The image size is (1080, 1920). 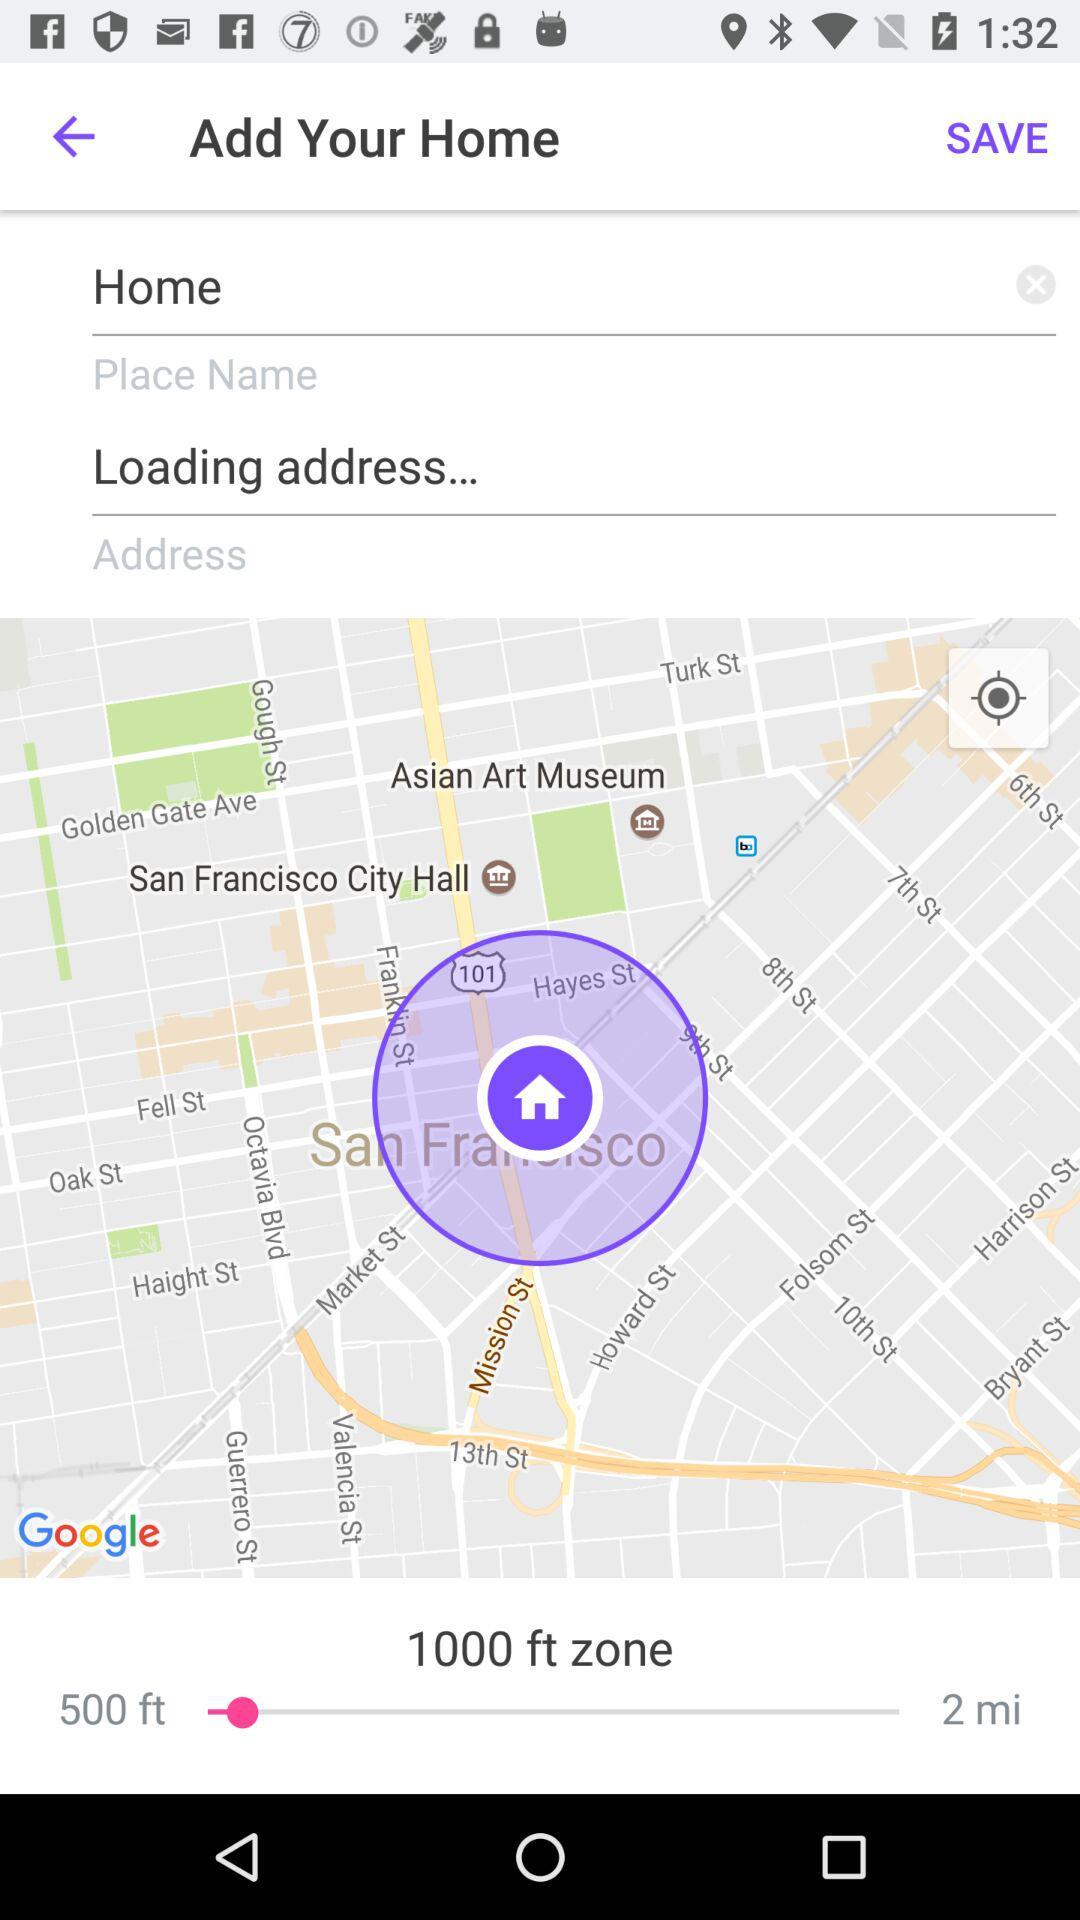 I want to click on the icon above address item, so click(x=574, y=457).